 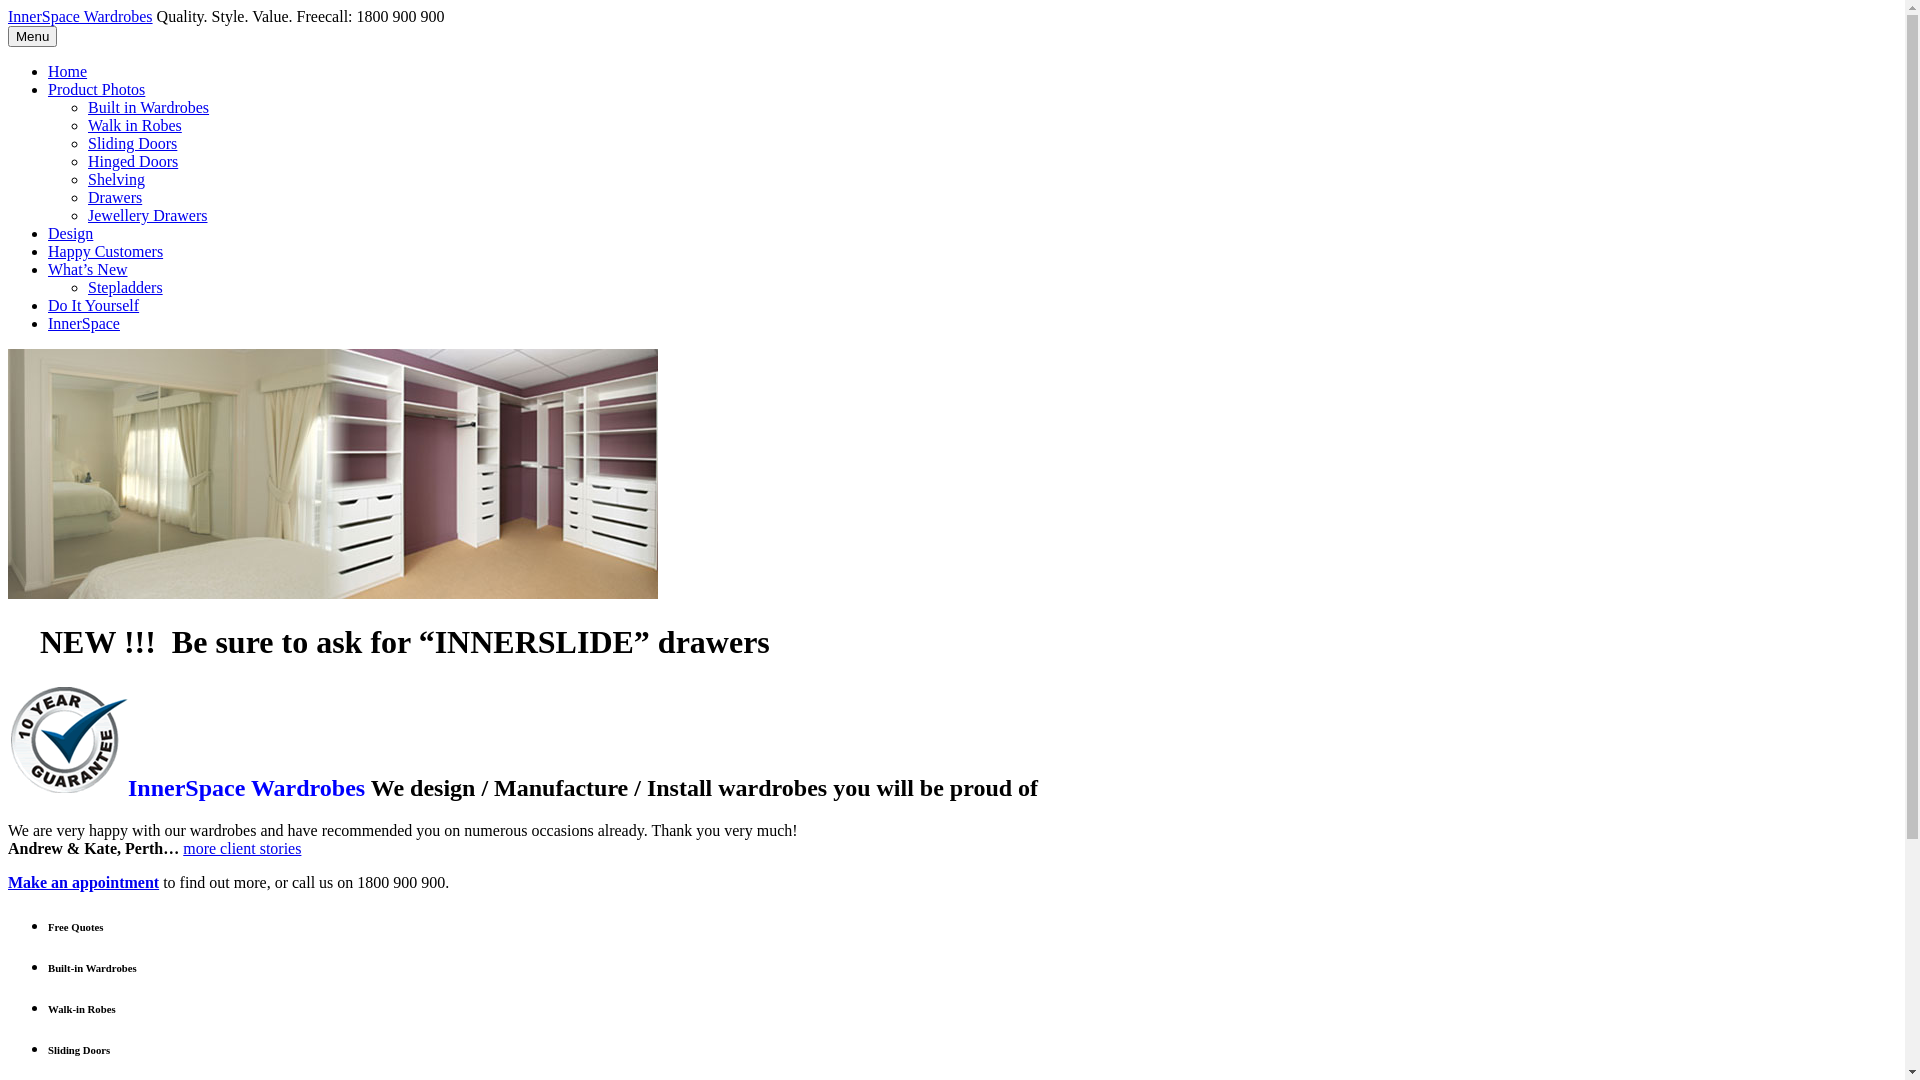 I want to click on 'Hinged Doors', so click(x=132, y=160).